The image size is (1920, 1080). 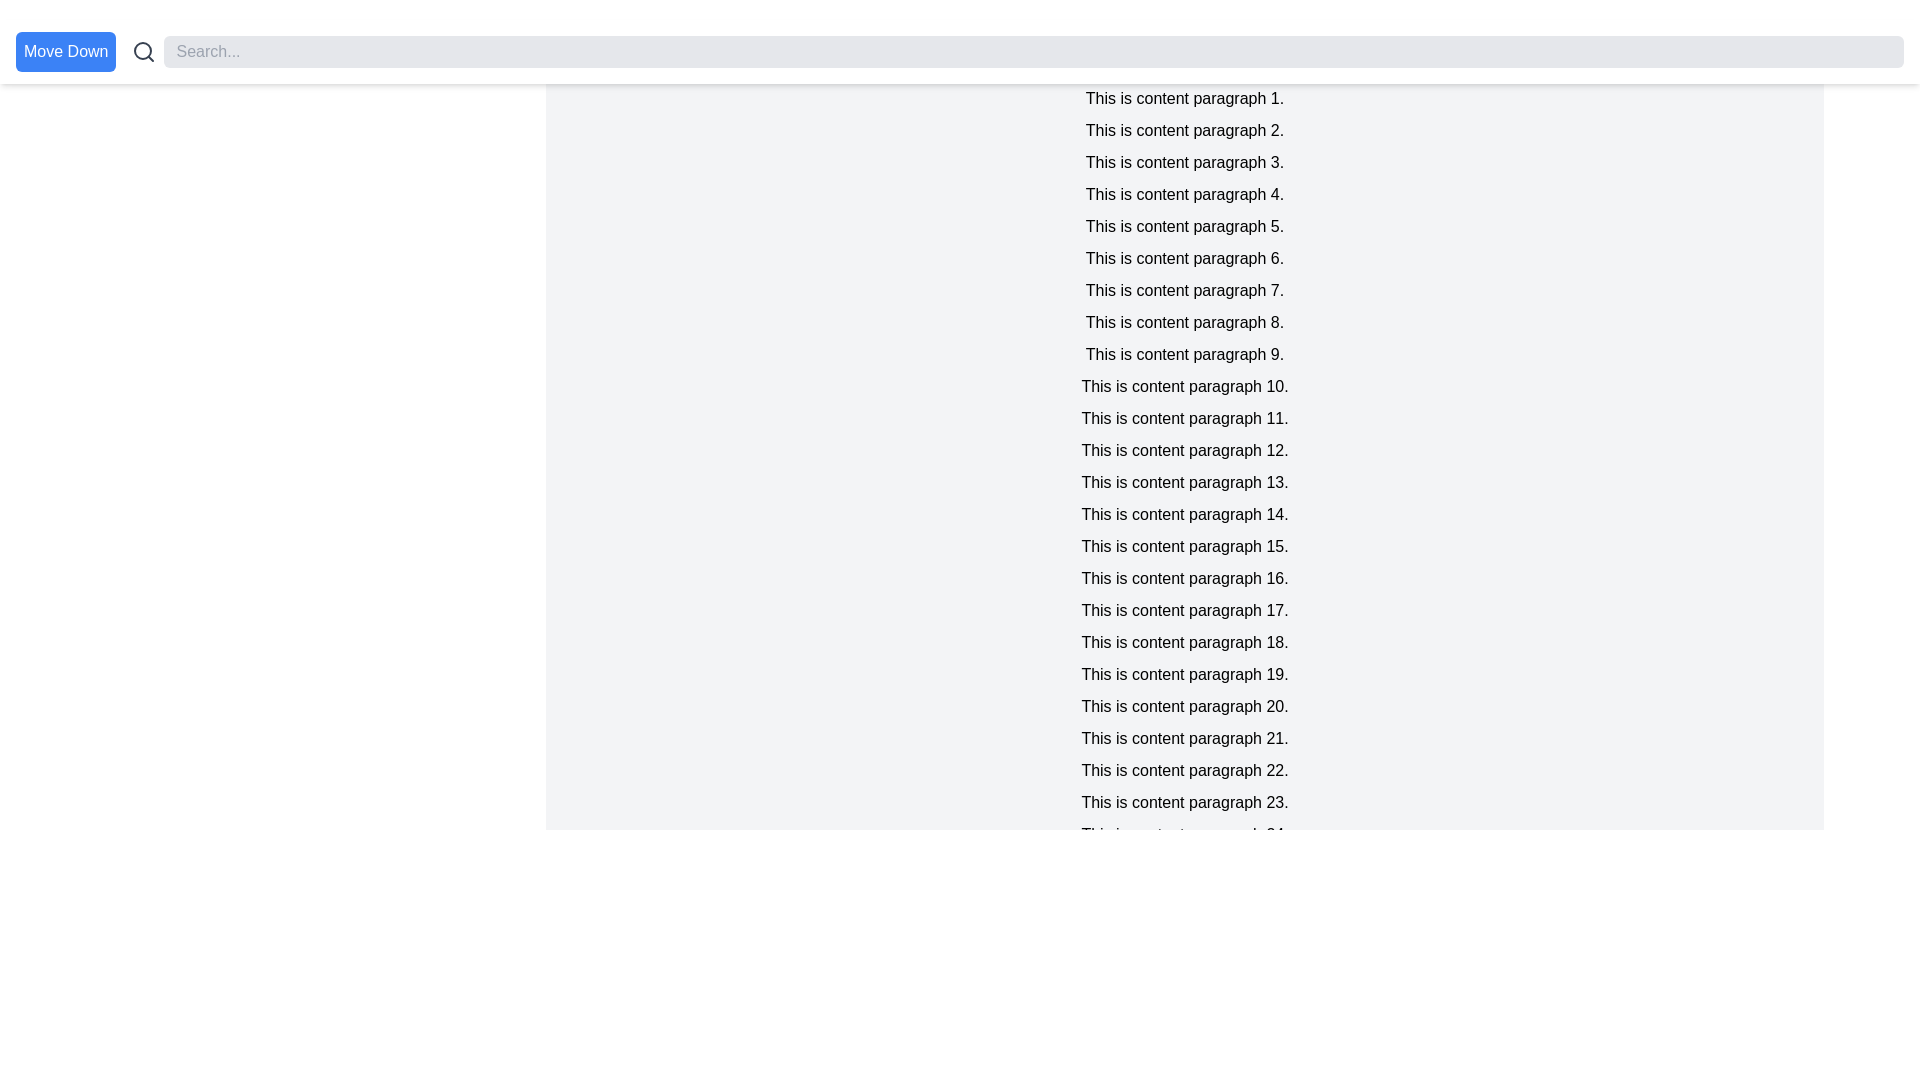 What do you see at coordinates (1185, 675) in the screenshot?
I see `the static text element that states 'This is content paragraph 19.'` at bounding box center [1185, 675].